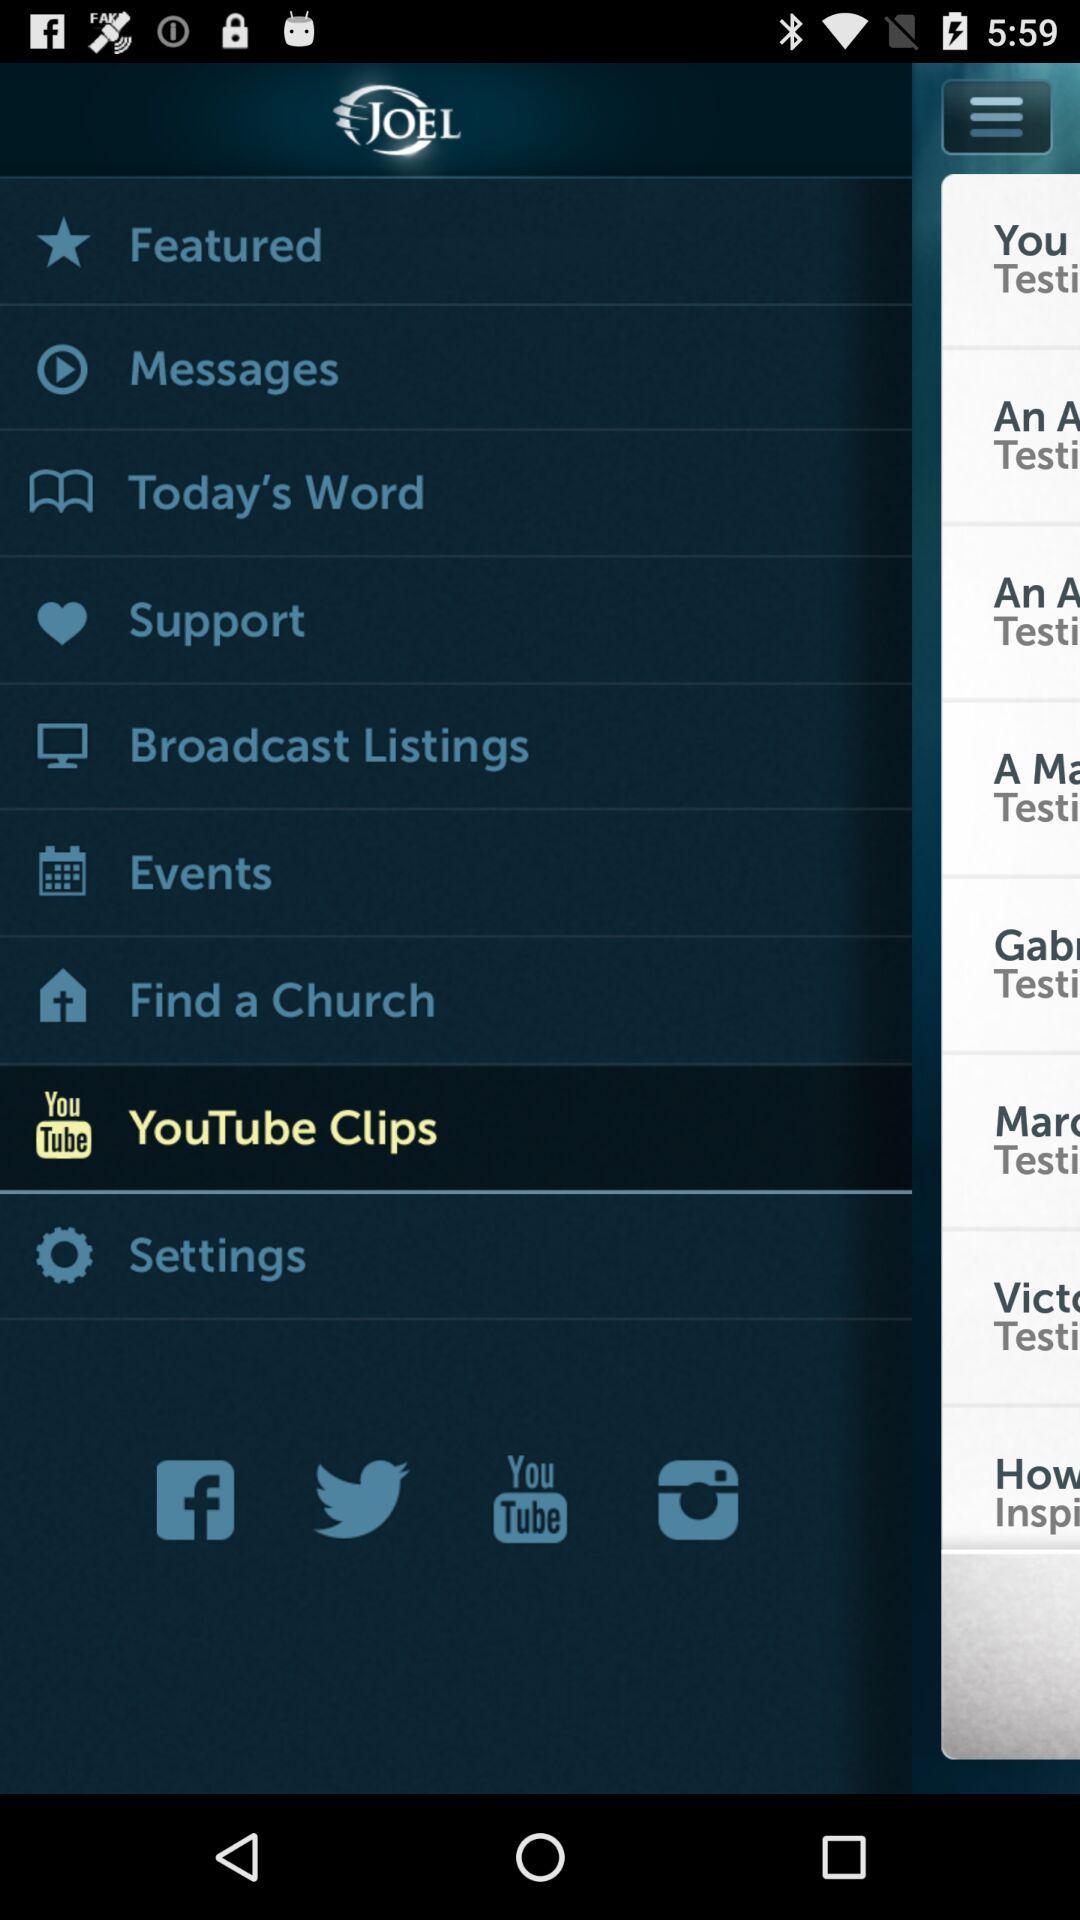 The height and width of the screenshot is (1920, 1080). What do you see at coordinates (362, 1499) in the screenshot?
I see `share on twitter` at bounding box center [362, 1499].